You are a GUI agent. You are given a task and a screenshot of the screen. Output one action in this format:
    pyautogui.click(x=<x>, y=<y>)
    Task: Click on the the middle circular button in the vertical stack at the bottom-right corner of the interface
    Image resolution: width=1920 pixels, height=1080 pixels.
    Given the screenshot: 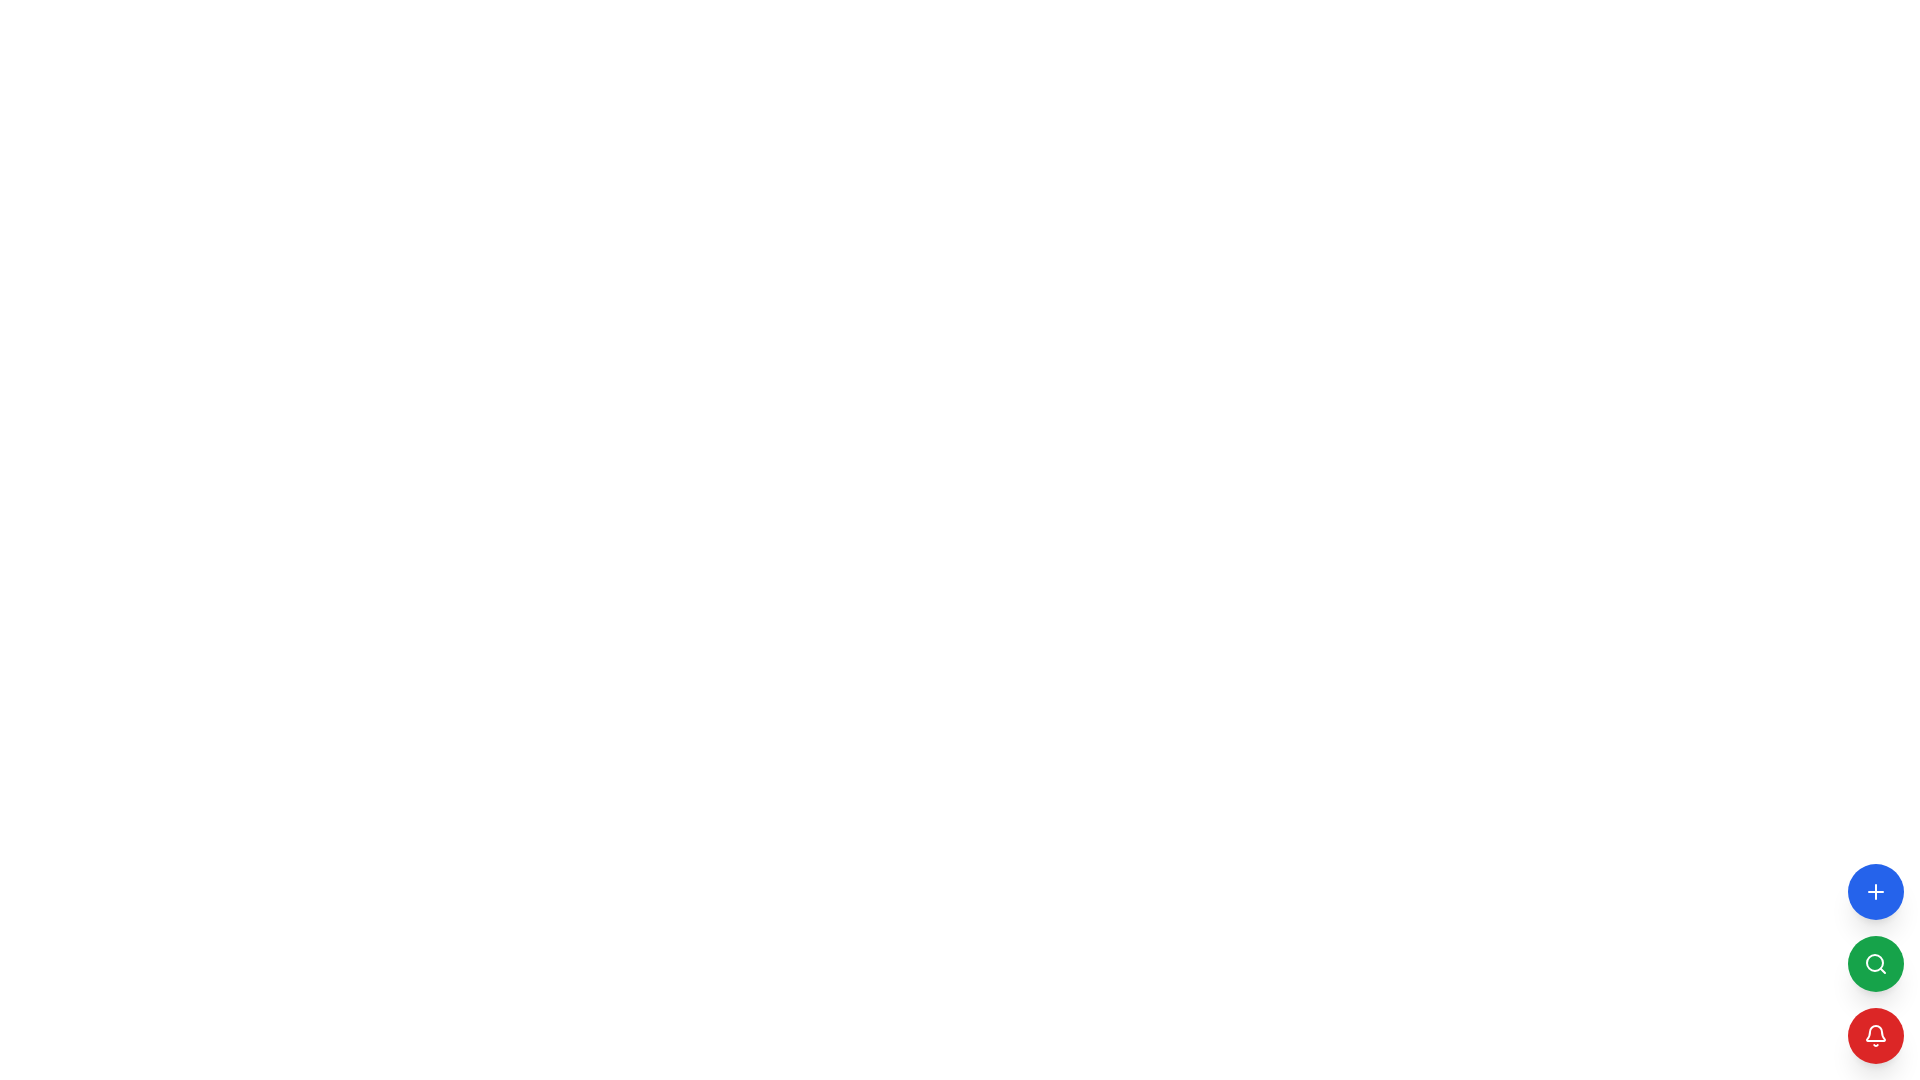 What is the action you would take?
    pyautogui.click(x=1875, y=963)
    